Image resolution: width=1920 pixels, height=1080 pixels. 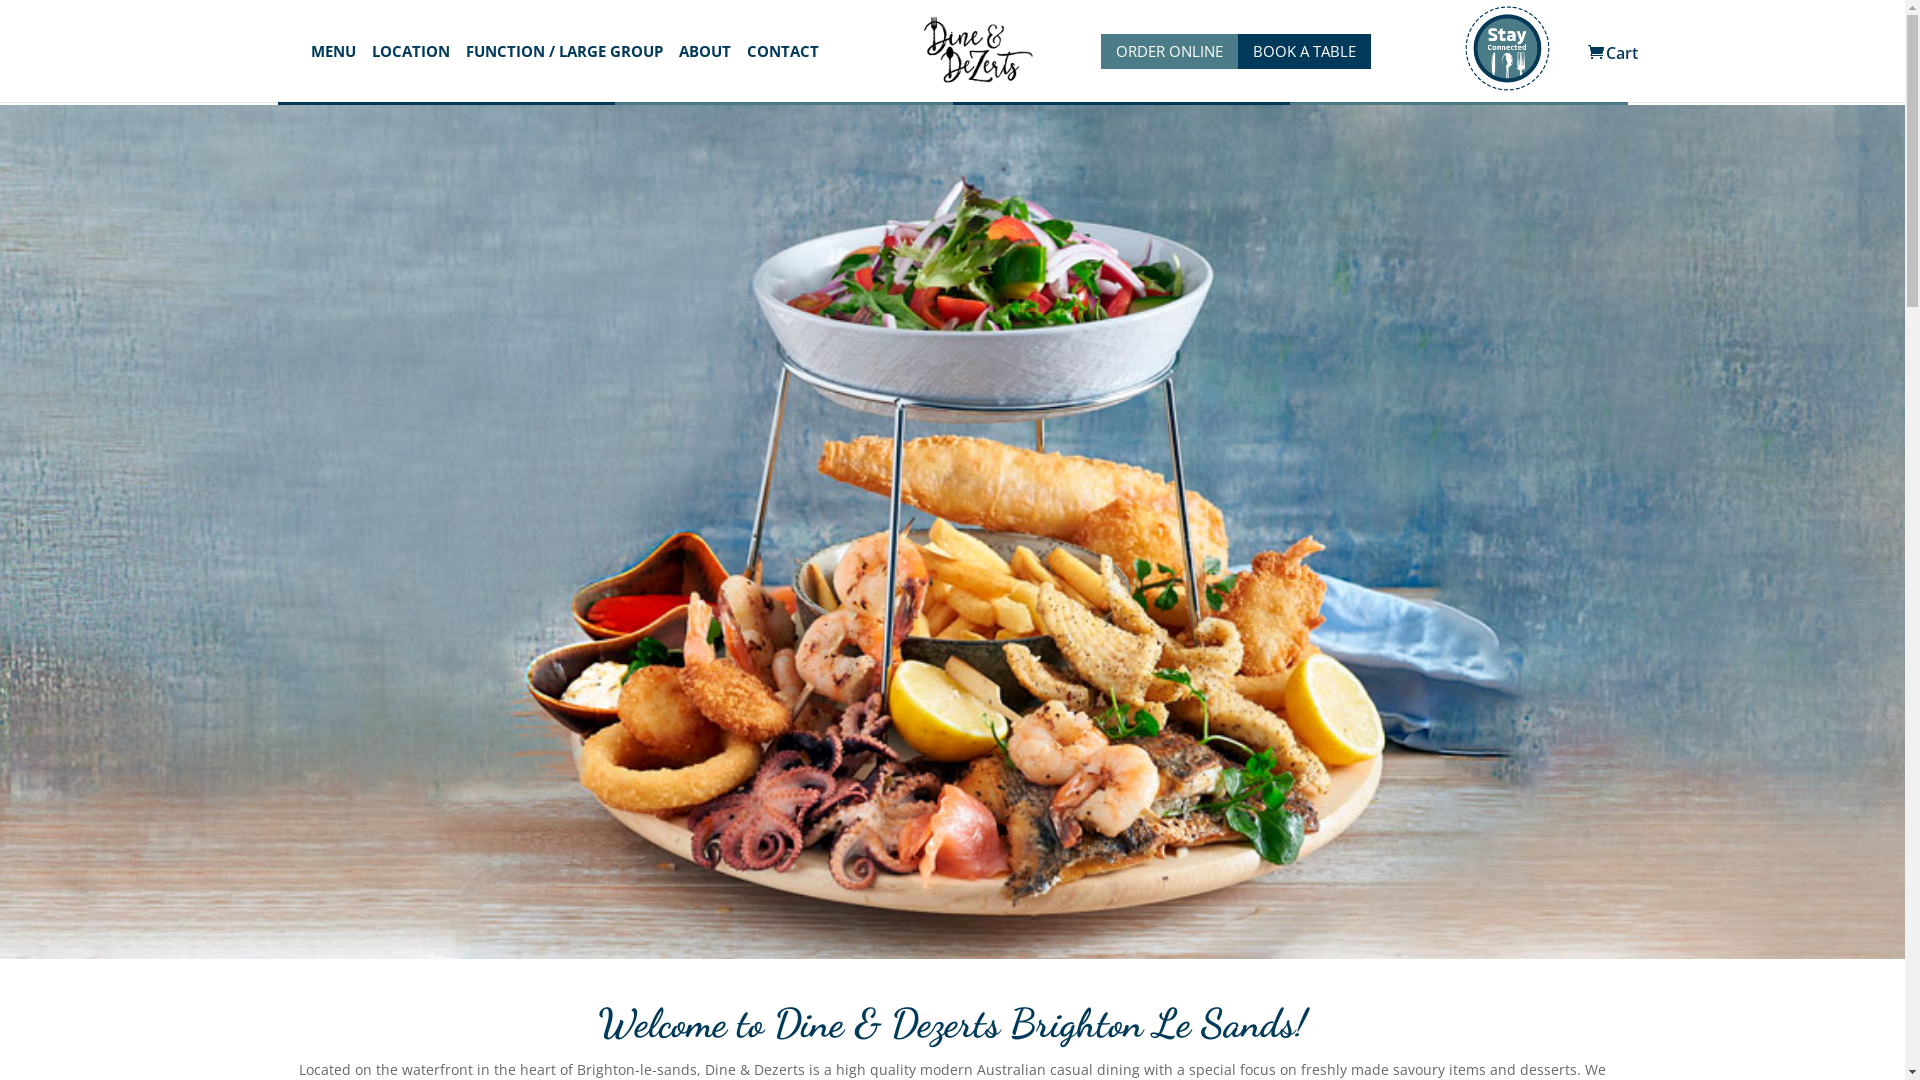 What do you see at coordinates (950, 82) in the screenshot?
I see `'Functions & Events'` at bounding box center [950, 82].